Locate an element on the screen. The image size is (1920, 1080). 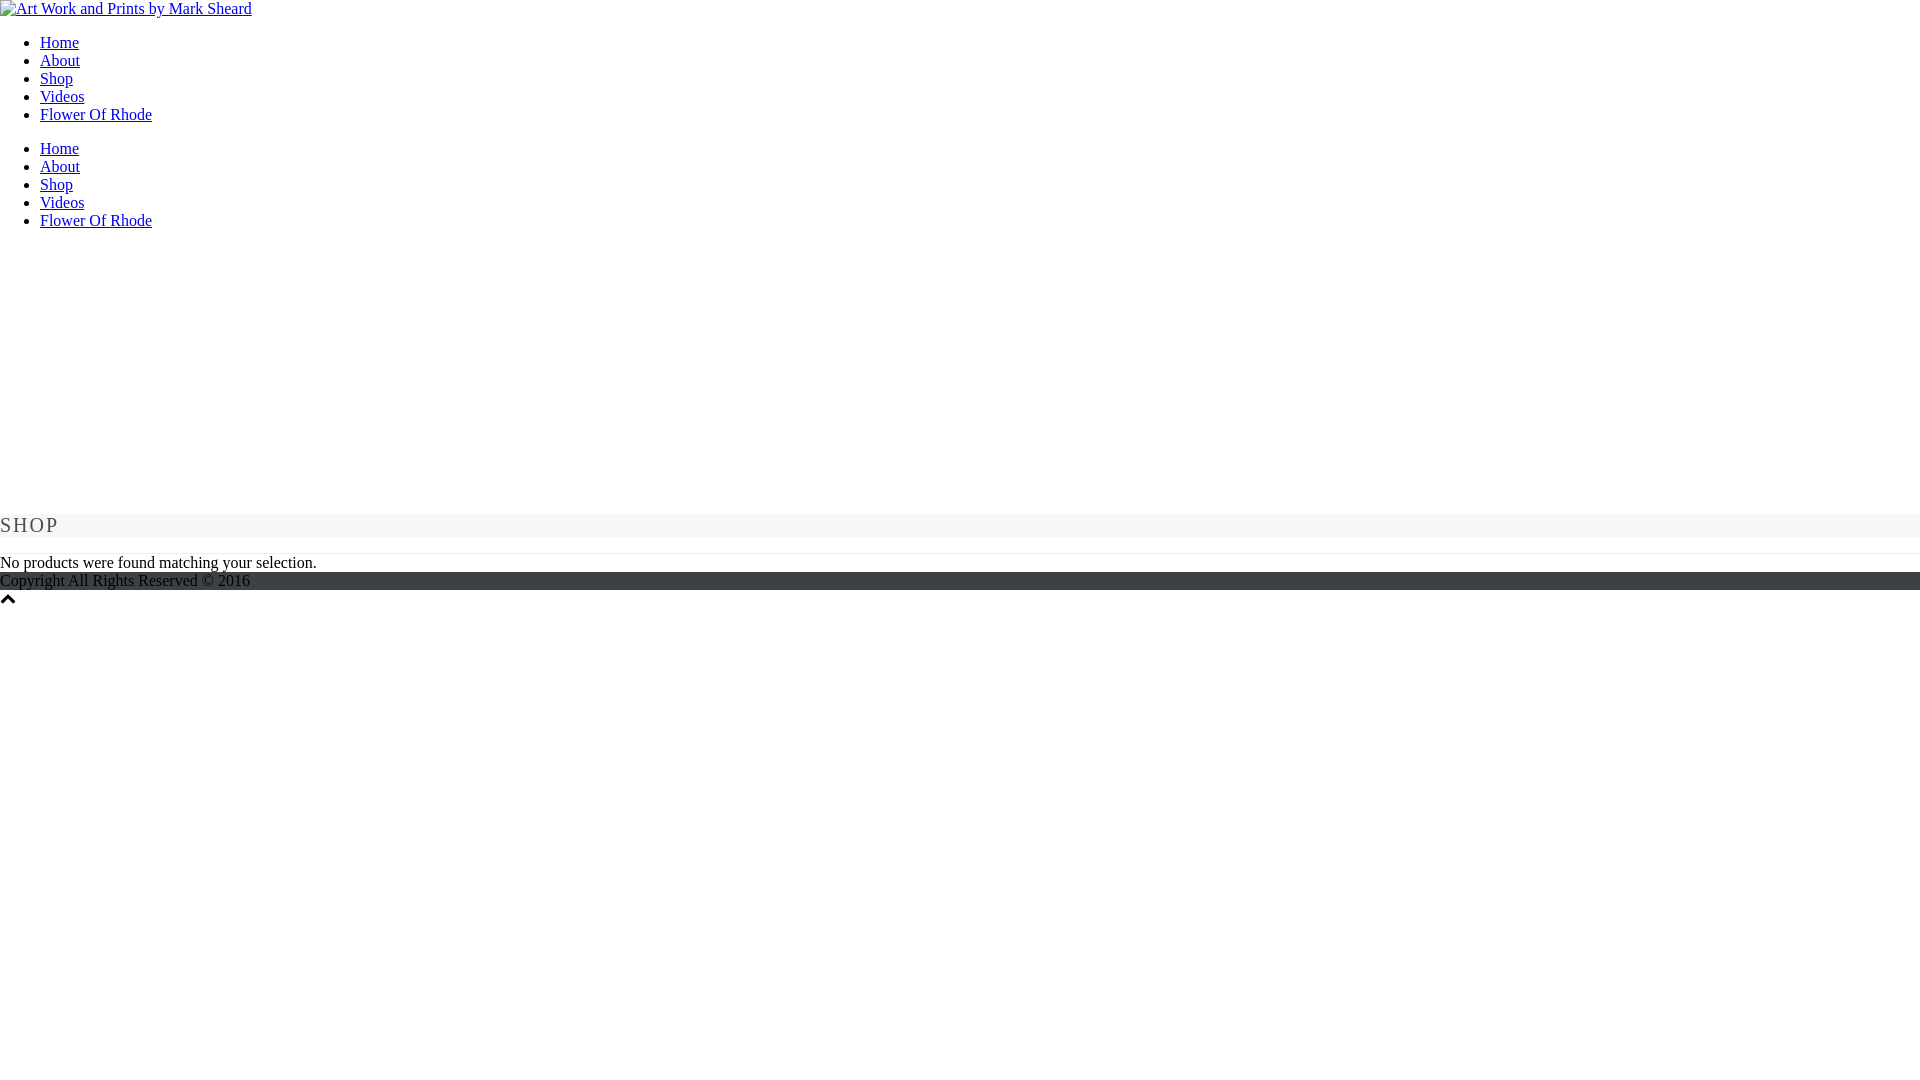
'Shop' is located at coordinates (56, 184).